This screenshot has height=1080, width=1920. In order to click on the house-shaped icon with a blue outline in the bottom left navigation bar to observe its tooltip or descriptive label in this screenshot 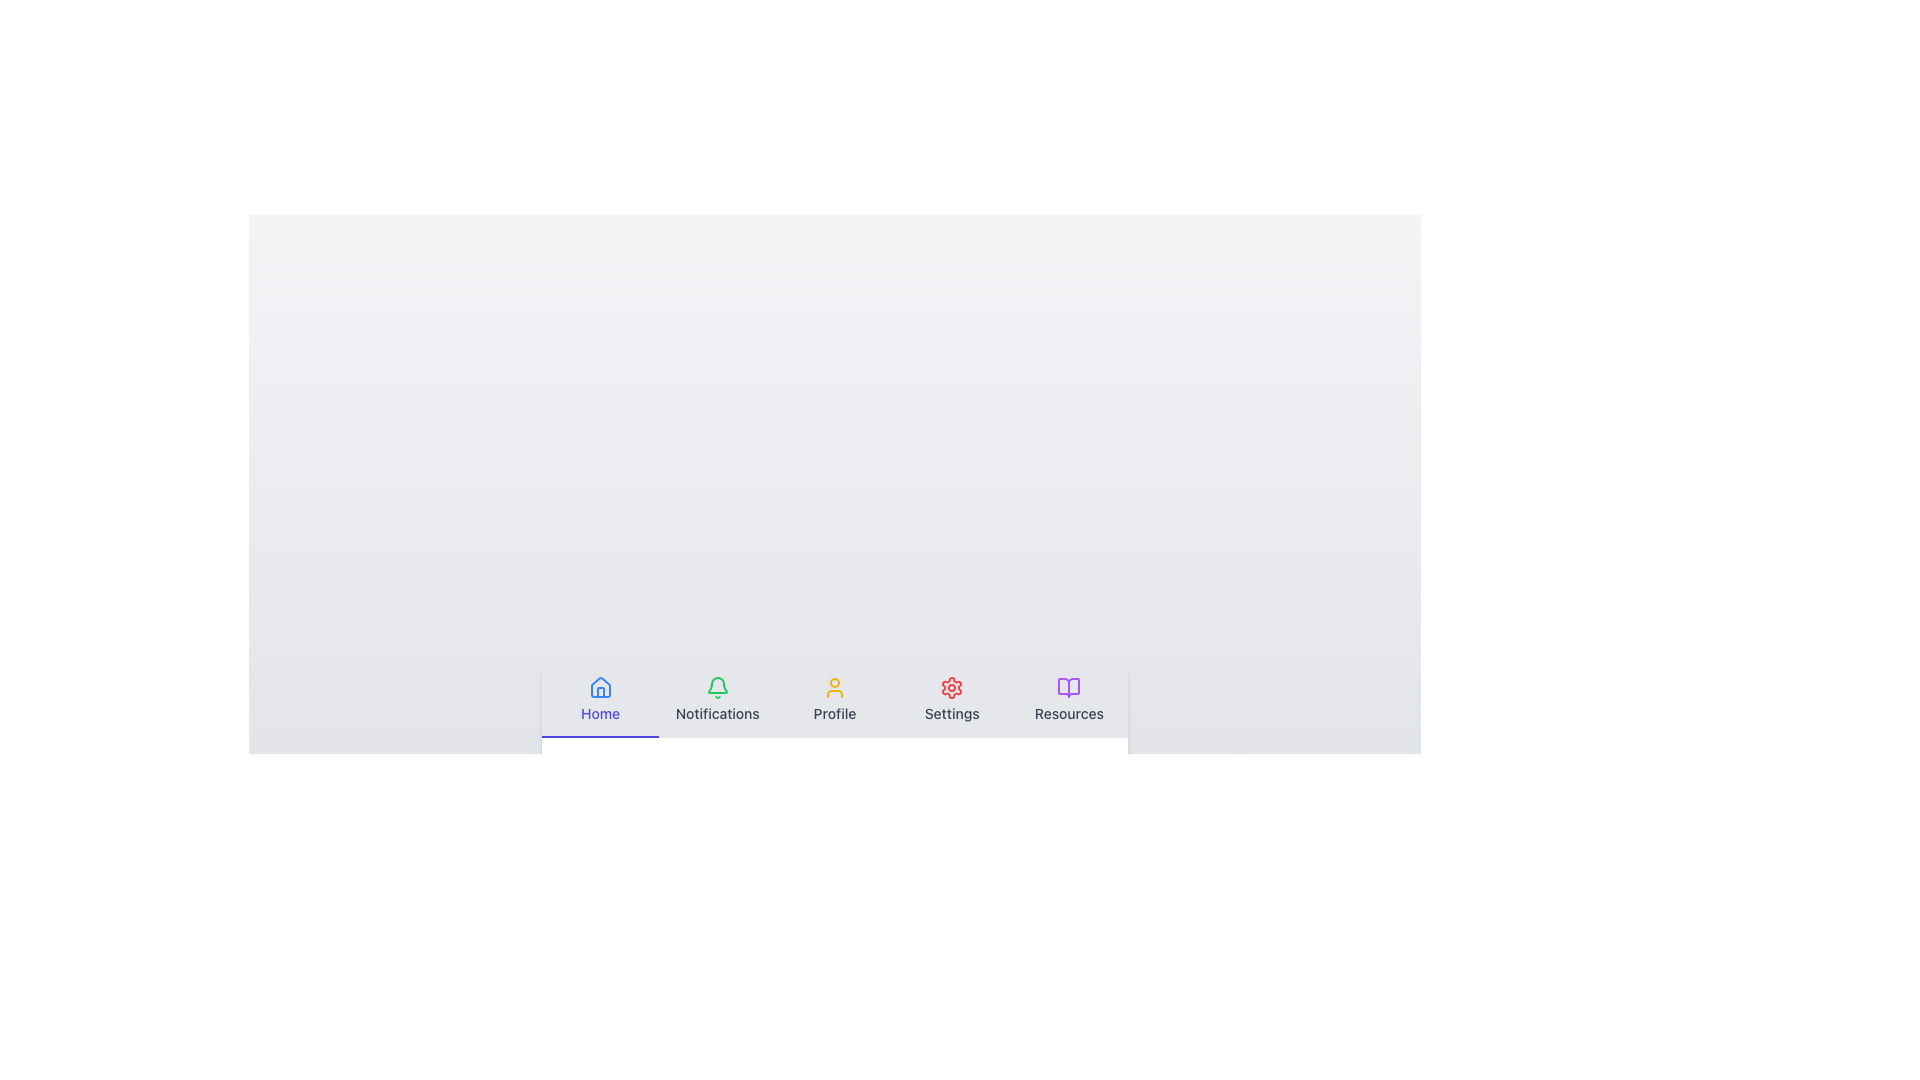, I will do `click(599, 686)`.